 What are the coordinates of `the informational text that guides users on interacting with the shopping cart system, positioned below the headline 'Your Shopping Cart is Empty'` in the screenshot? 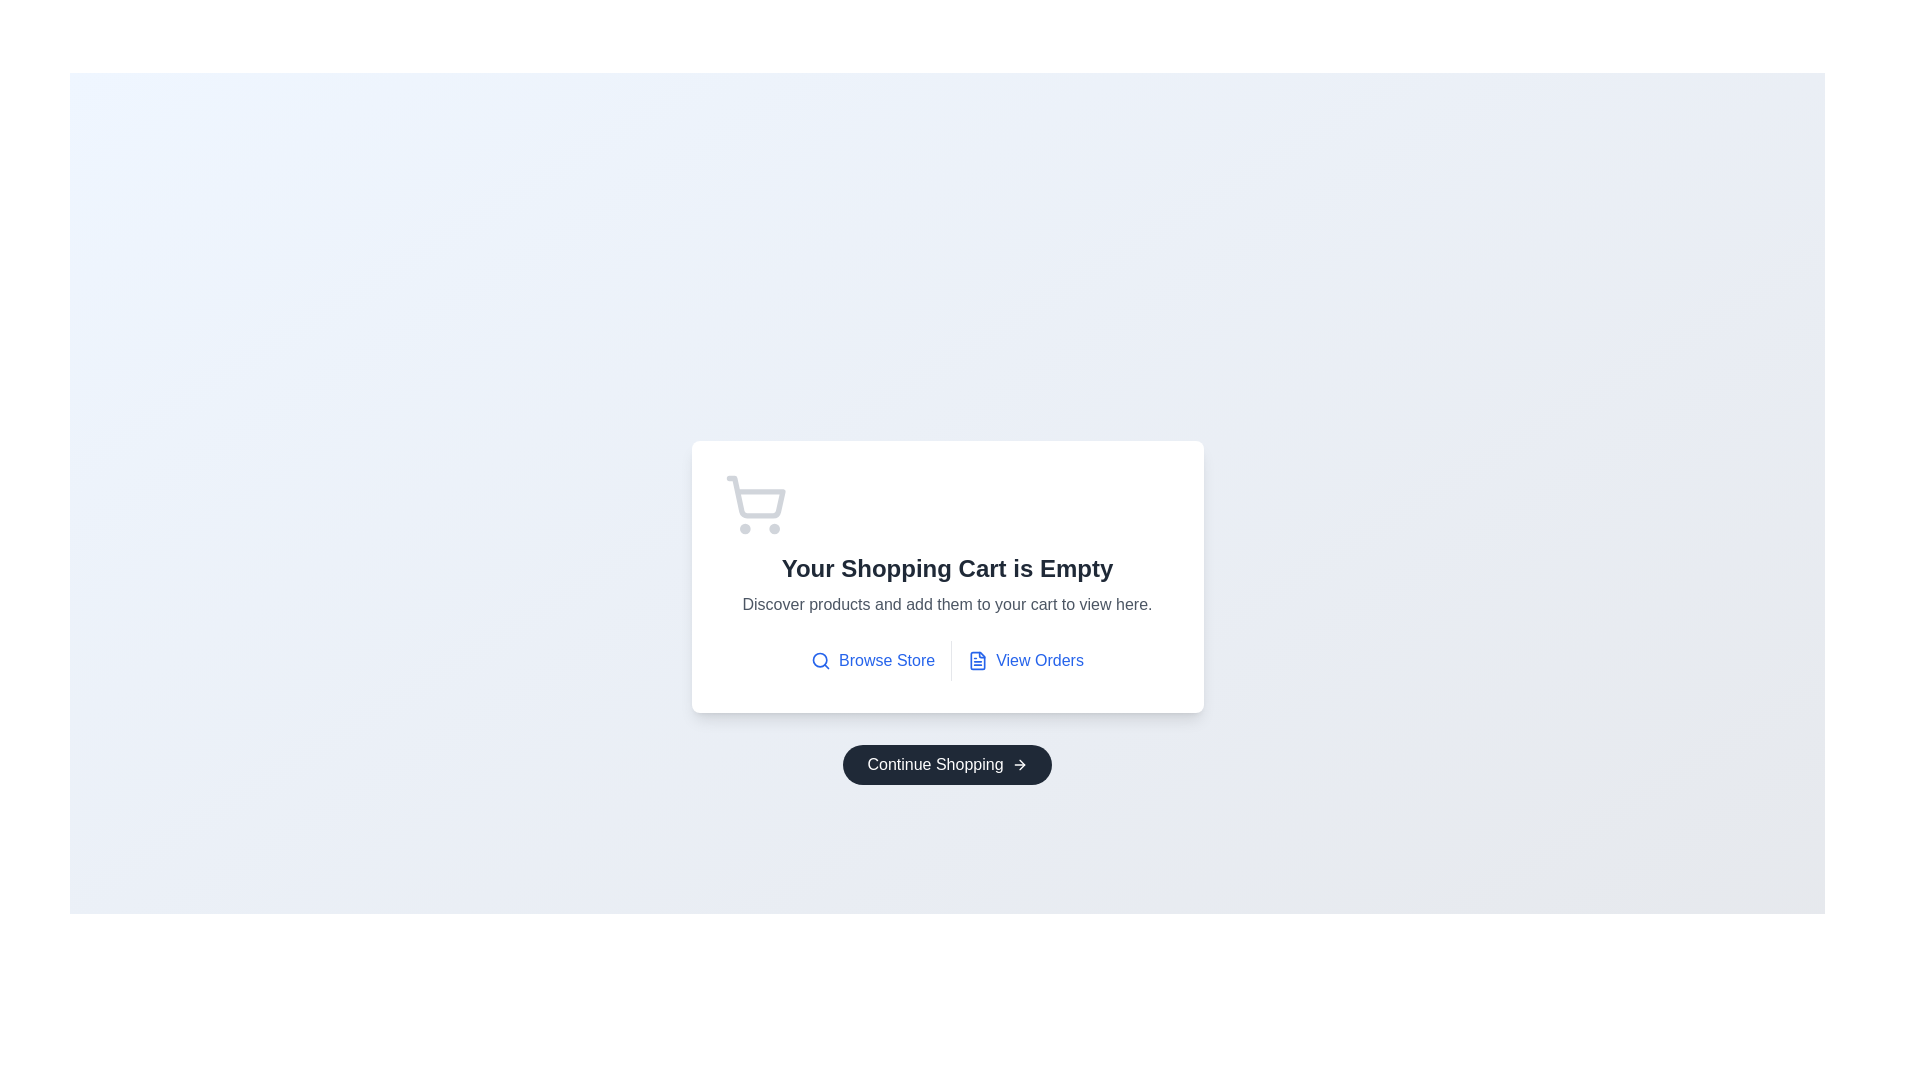 It's located at (946, 604).